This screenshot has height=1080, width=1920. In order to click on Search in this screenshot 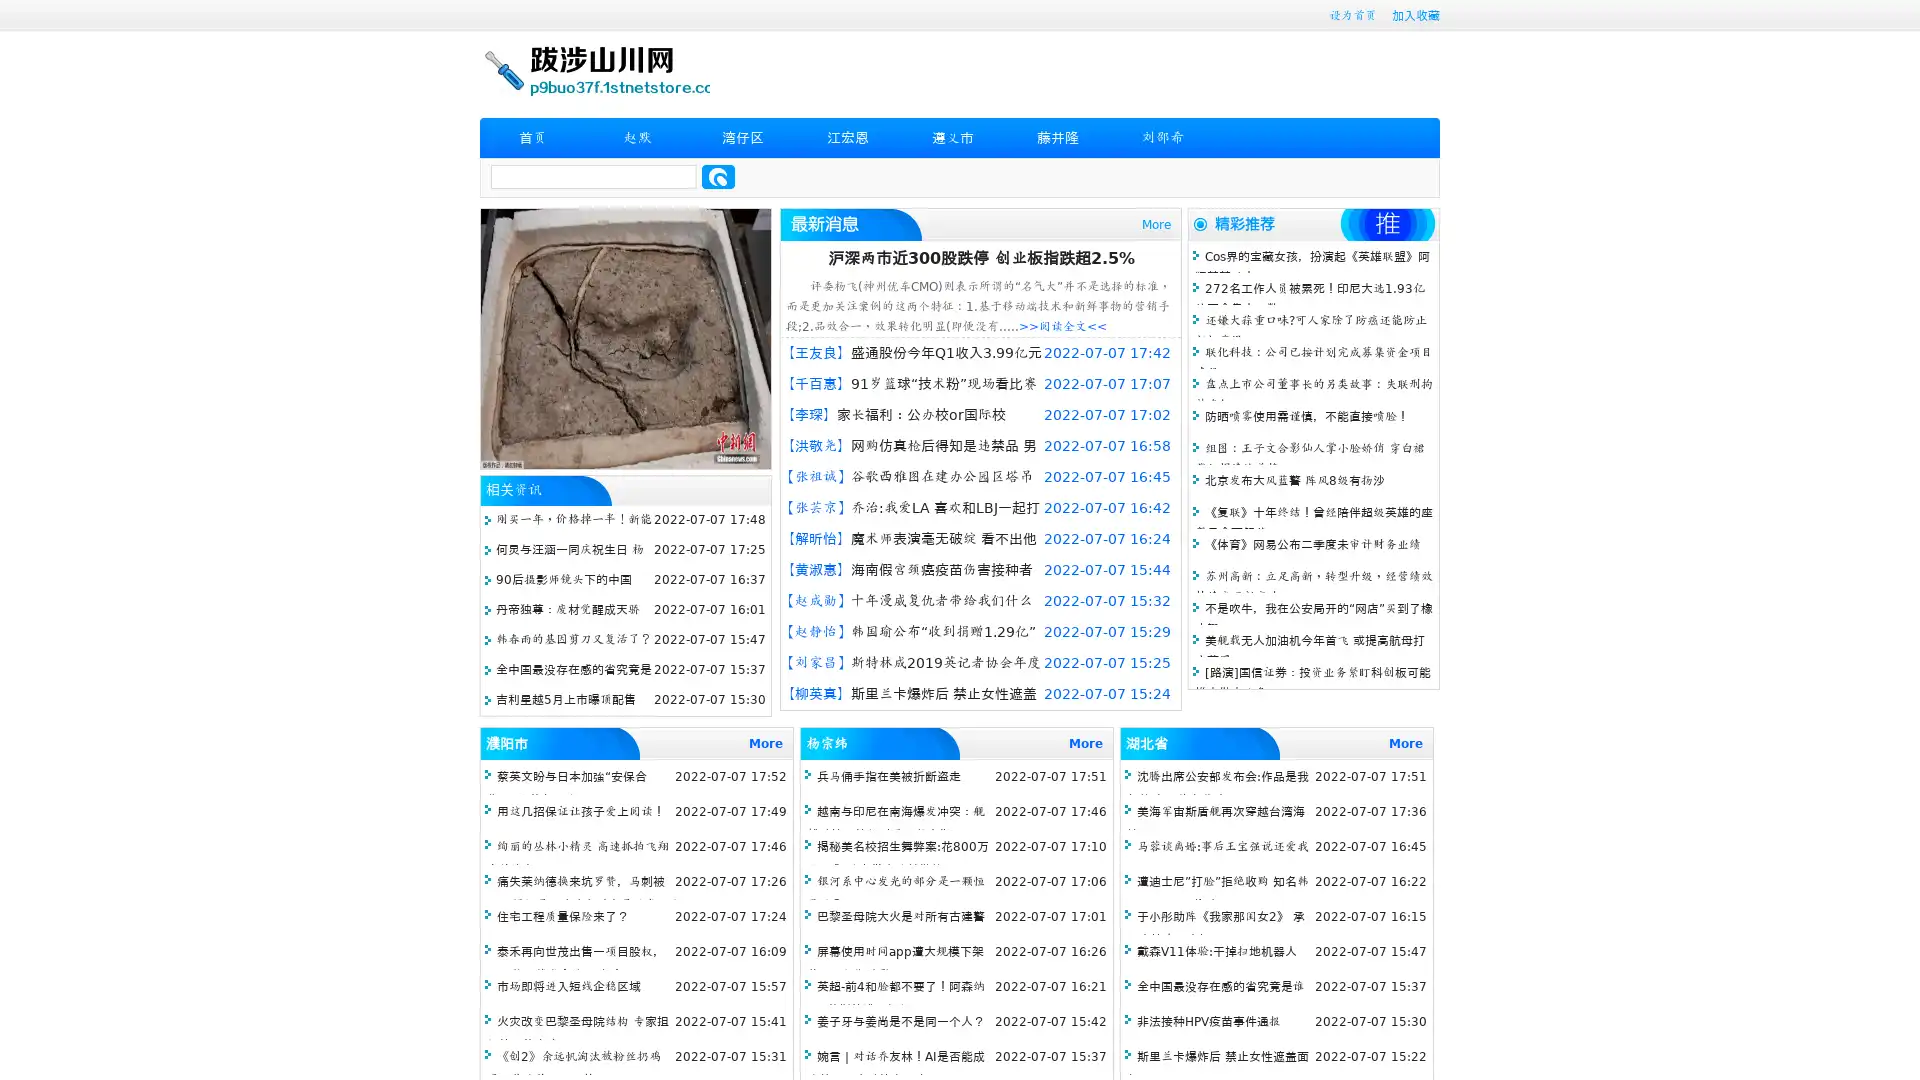, I will do `click(718, 176)`.